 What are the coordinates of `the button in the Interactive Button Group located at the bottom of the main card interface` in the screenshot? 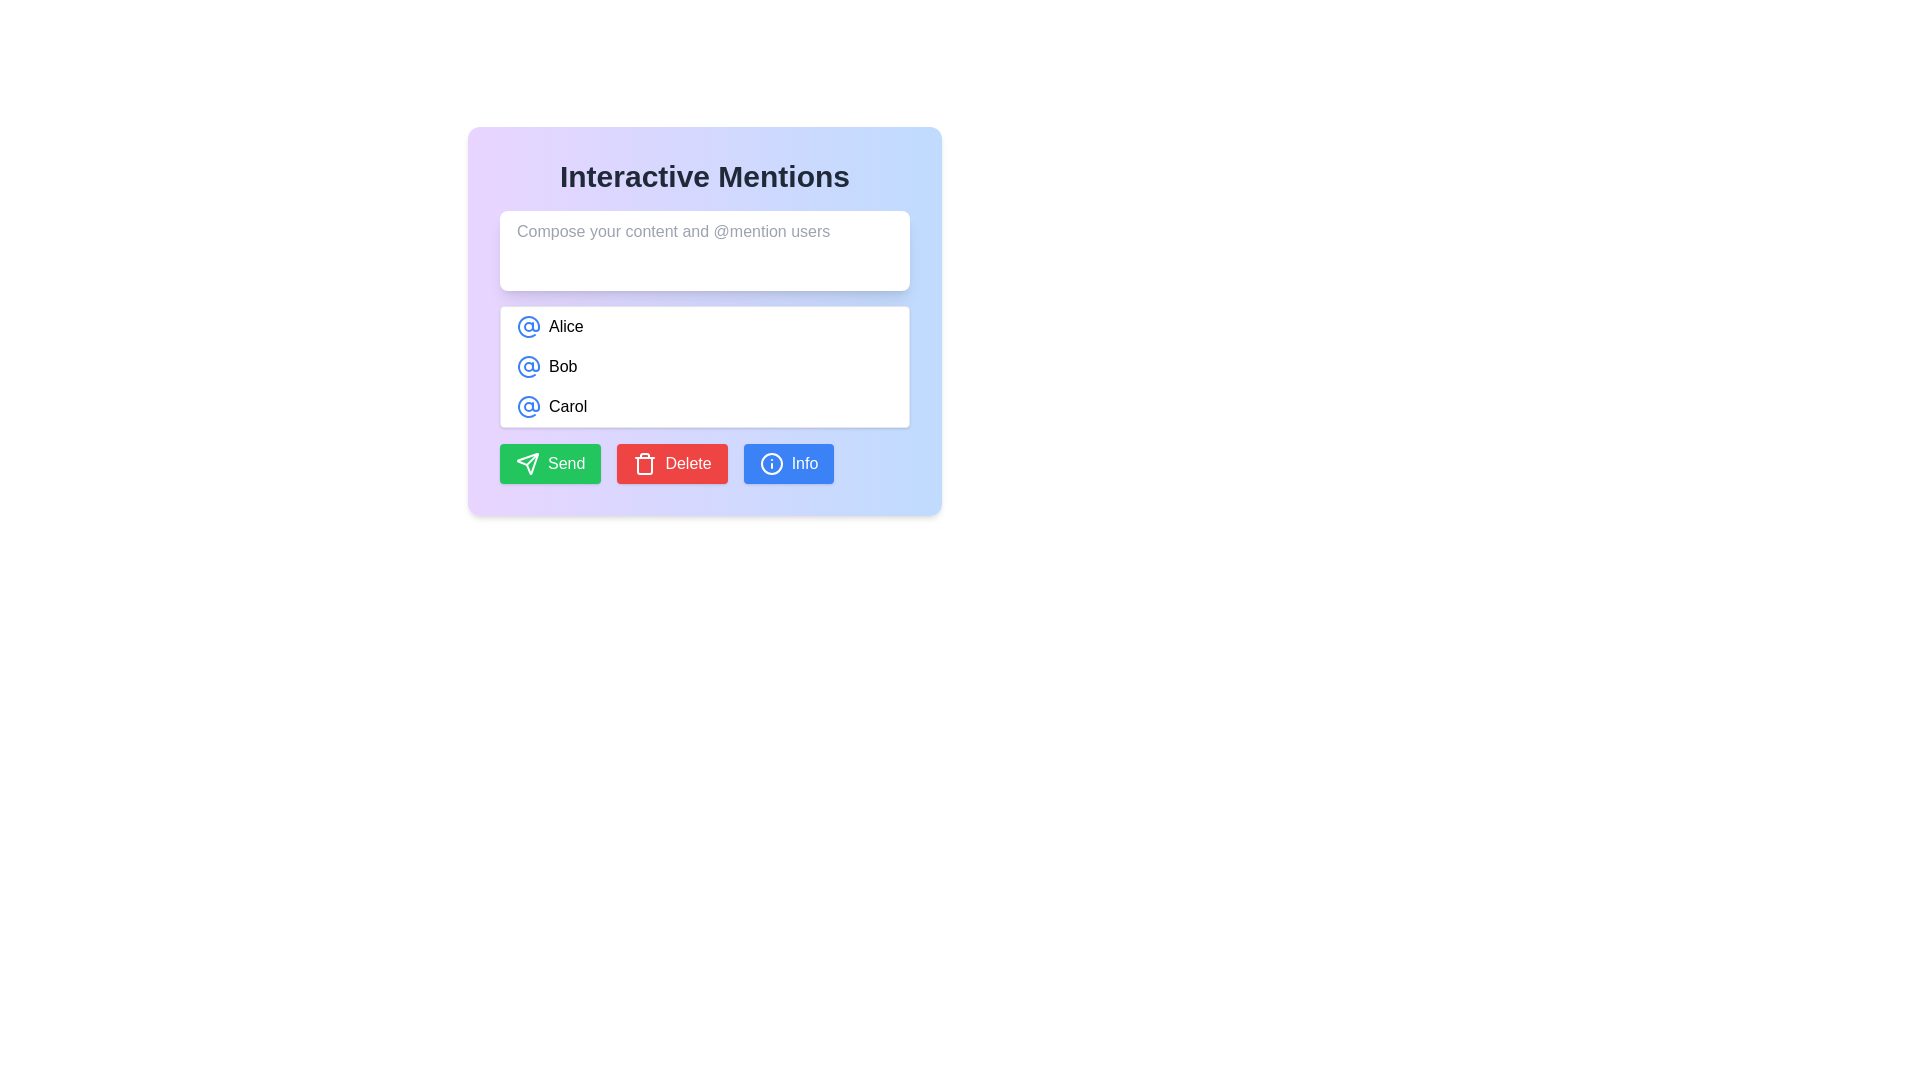 It's located at (705, 463).